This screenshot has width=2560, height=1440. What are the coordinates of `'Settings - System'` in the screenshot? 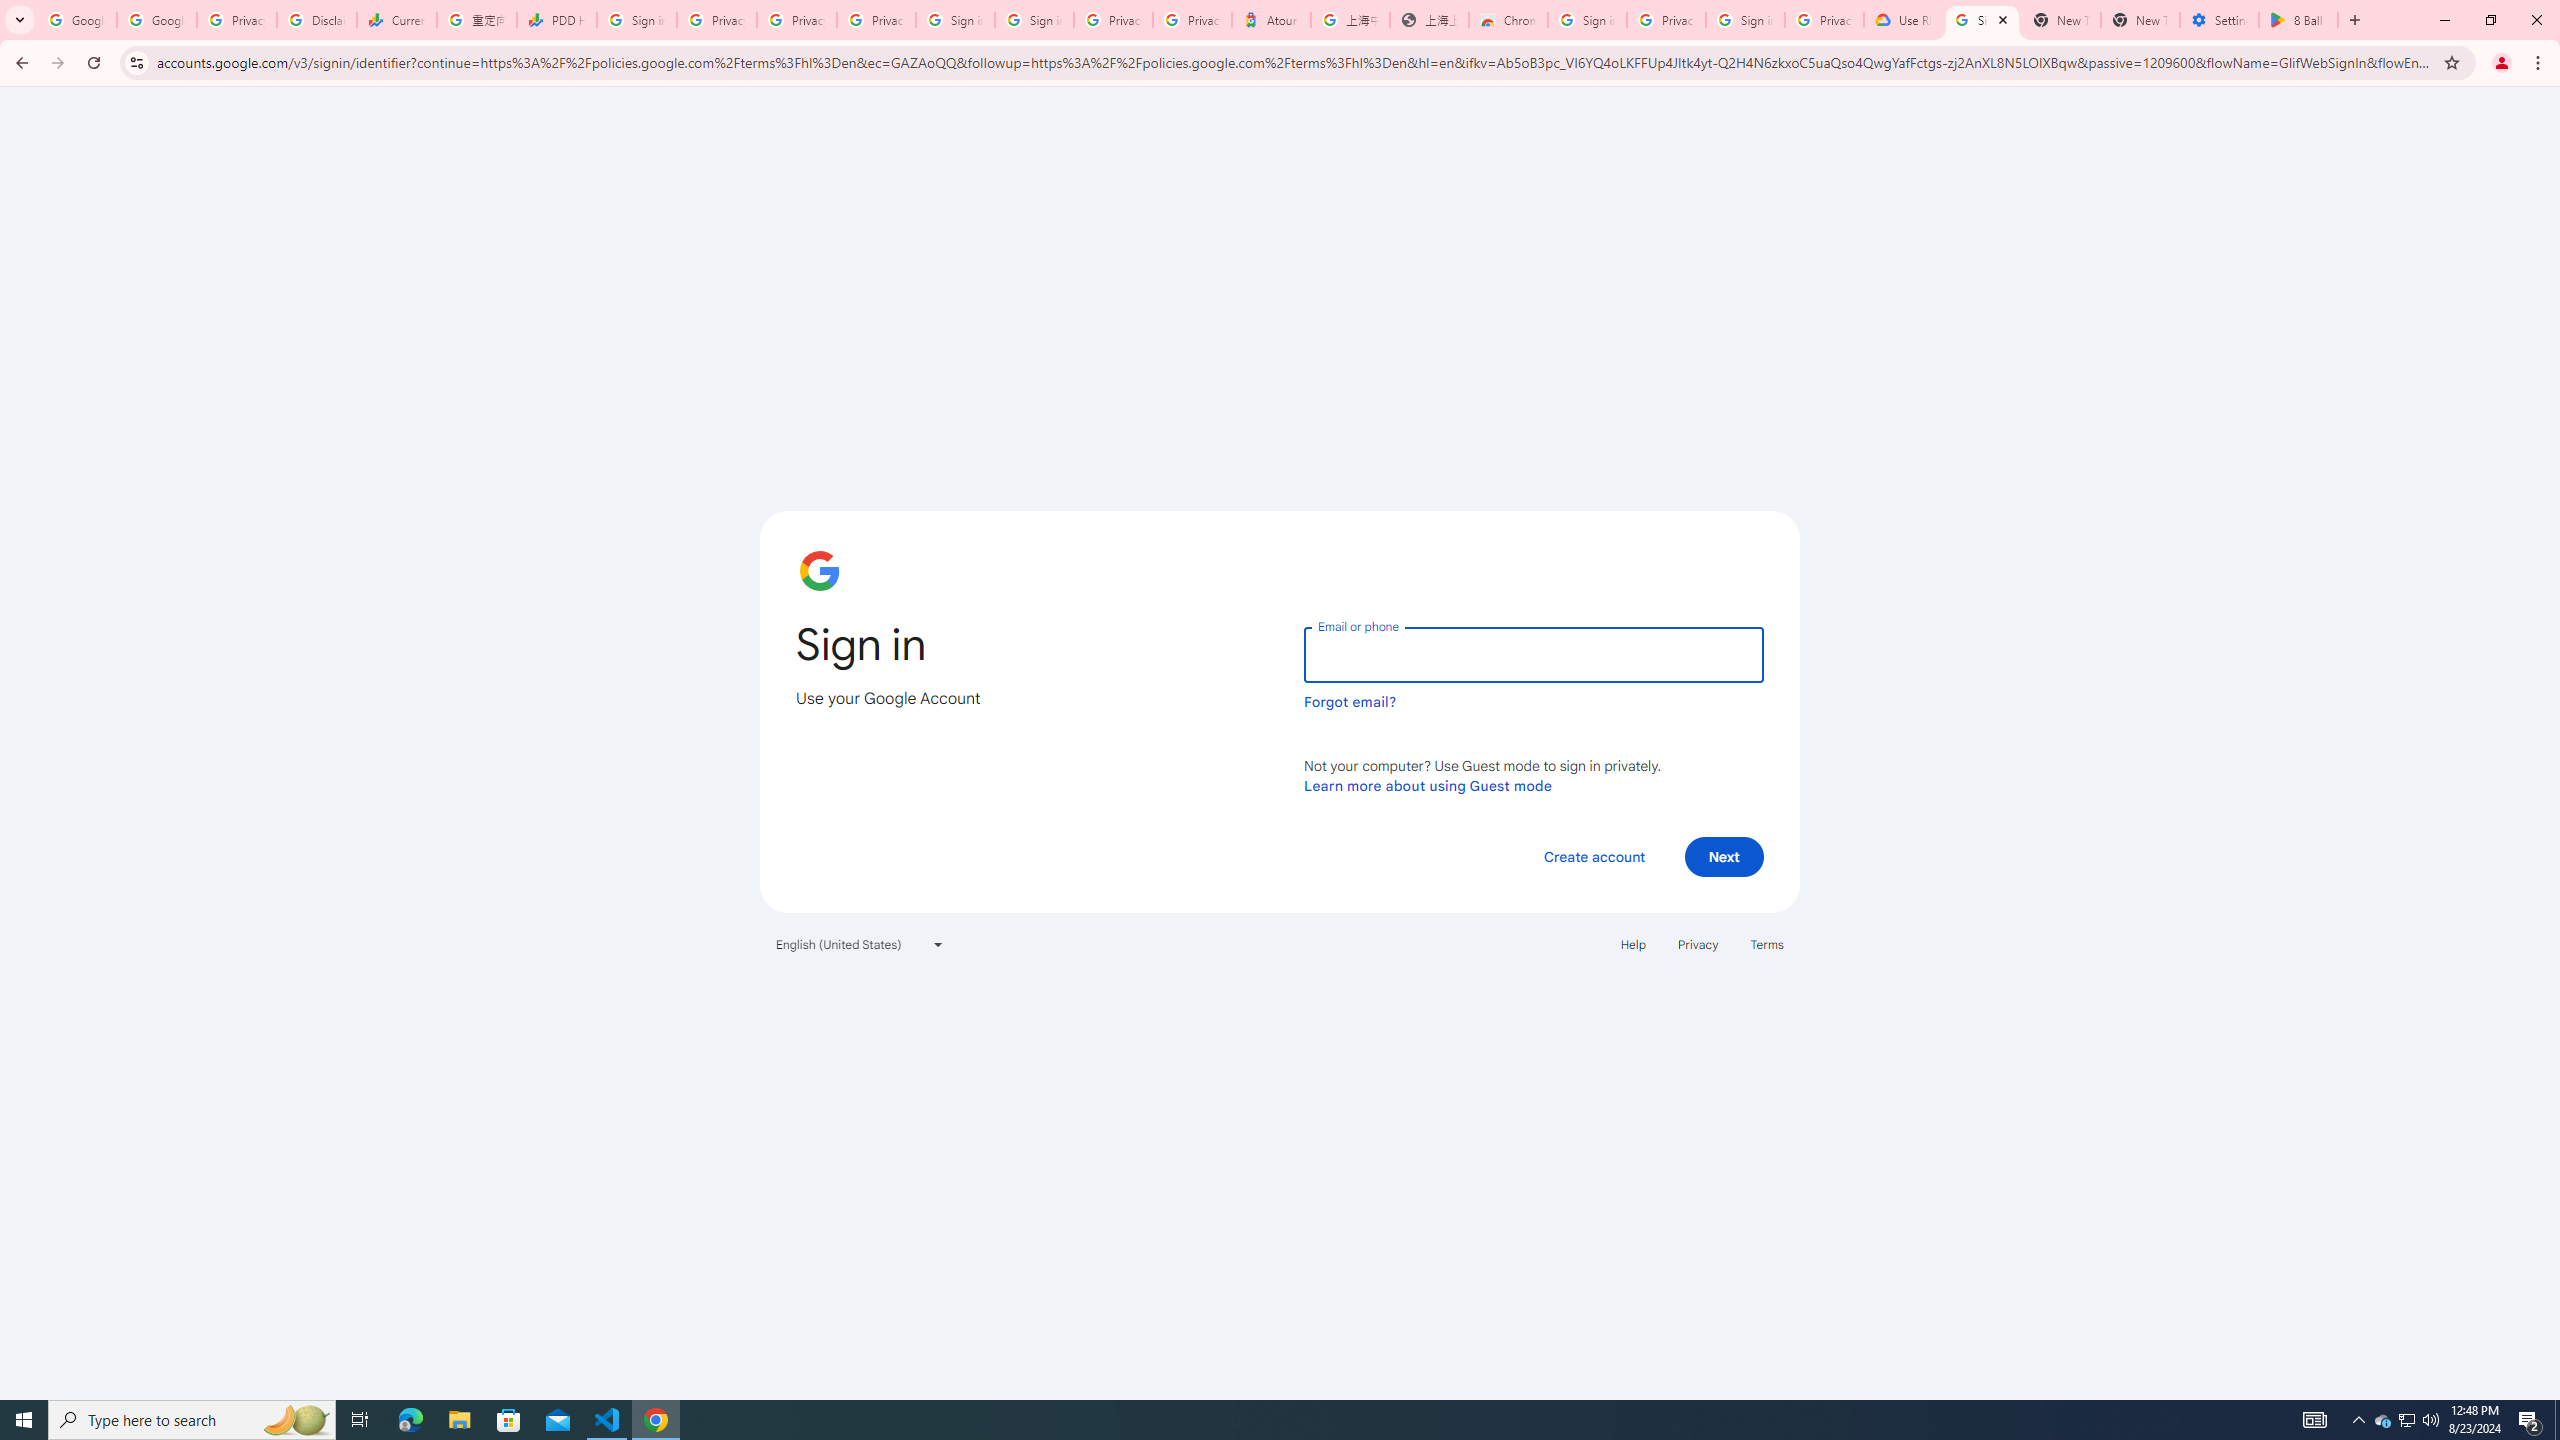 It's located at (2218, 19).